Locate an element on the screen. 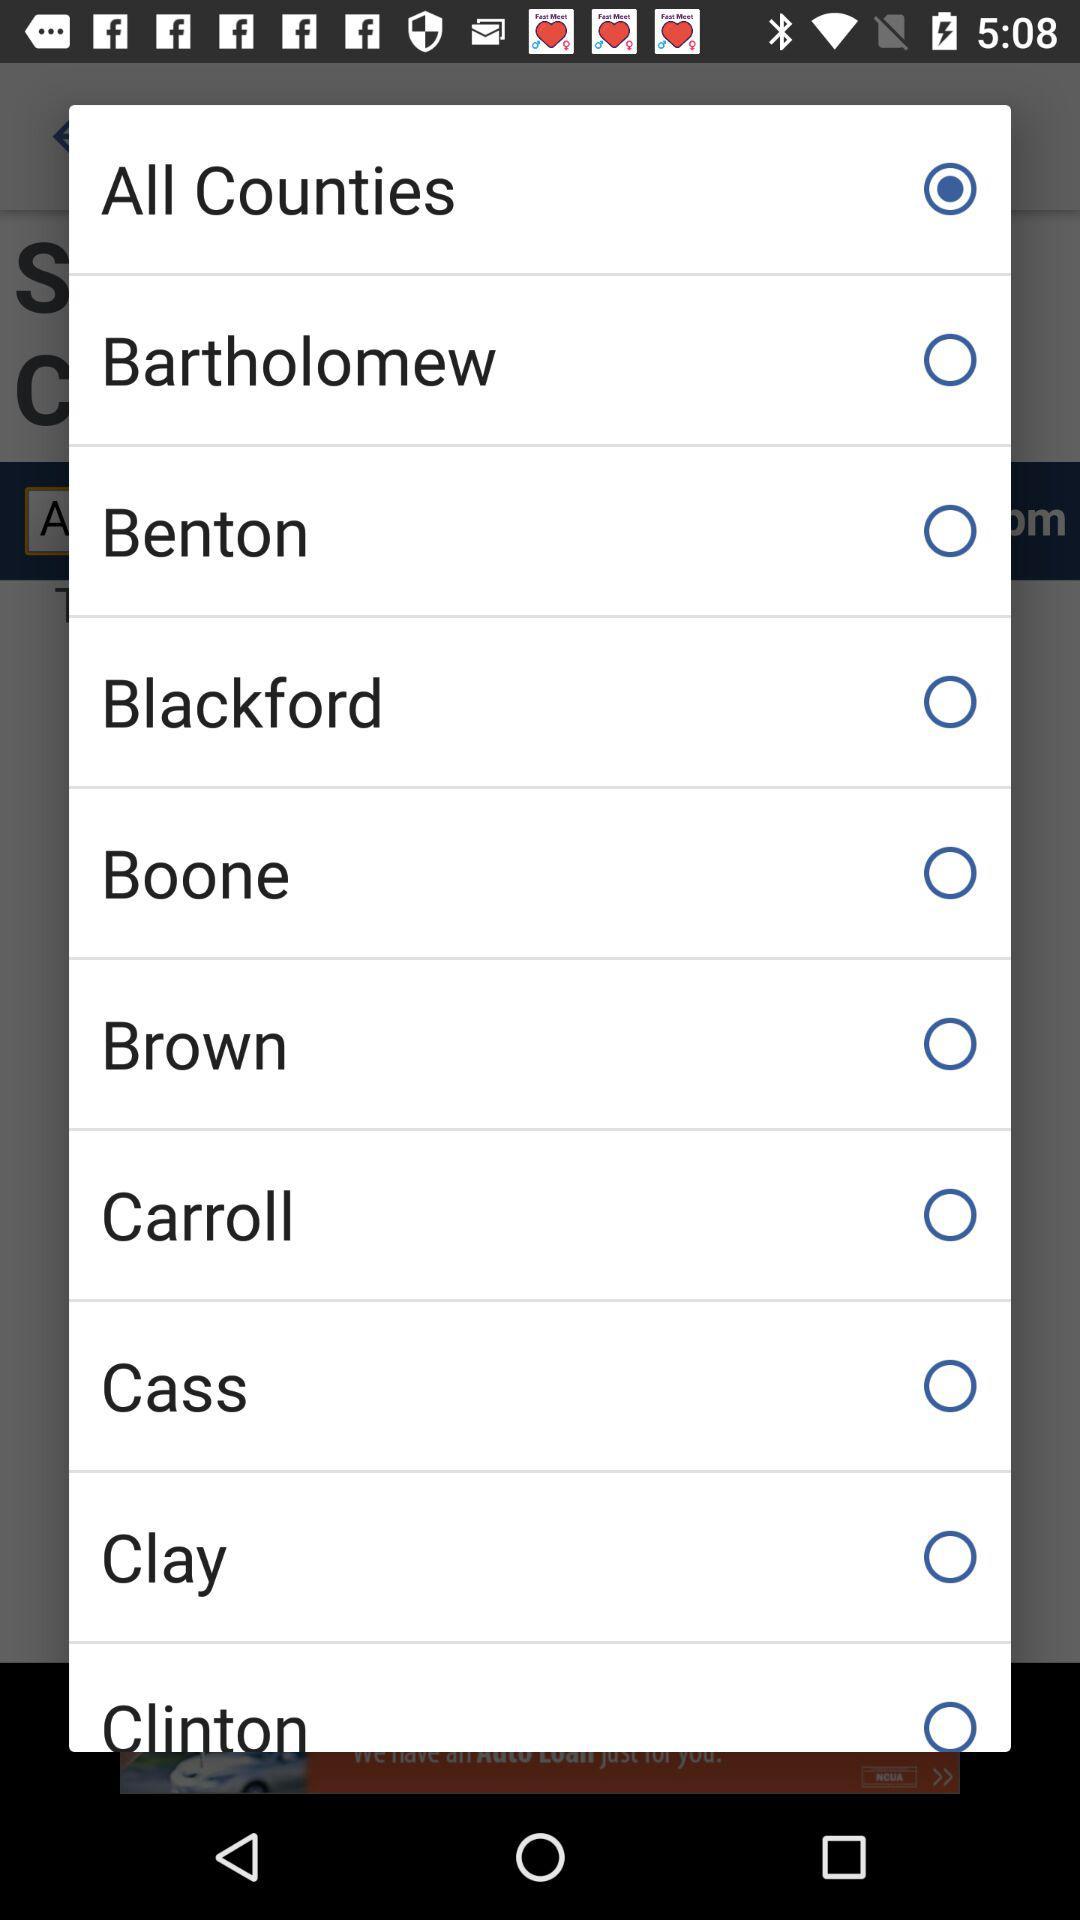  item above bartholomew item is located at coordinates (540, 188).